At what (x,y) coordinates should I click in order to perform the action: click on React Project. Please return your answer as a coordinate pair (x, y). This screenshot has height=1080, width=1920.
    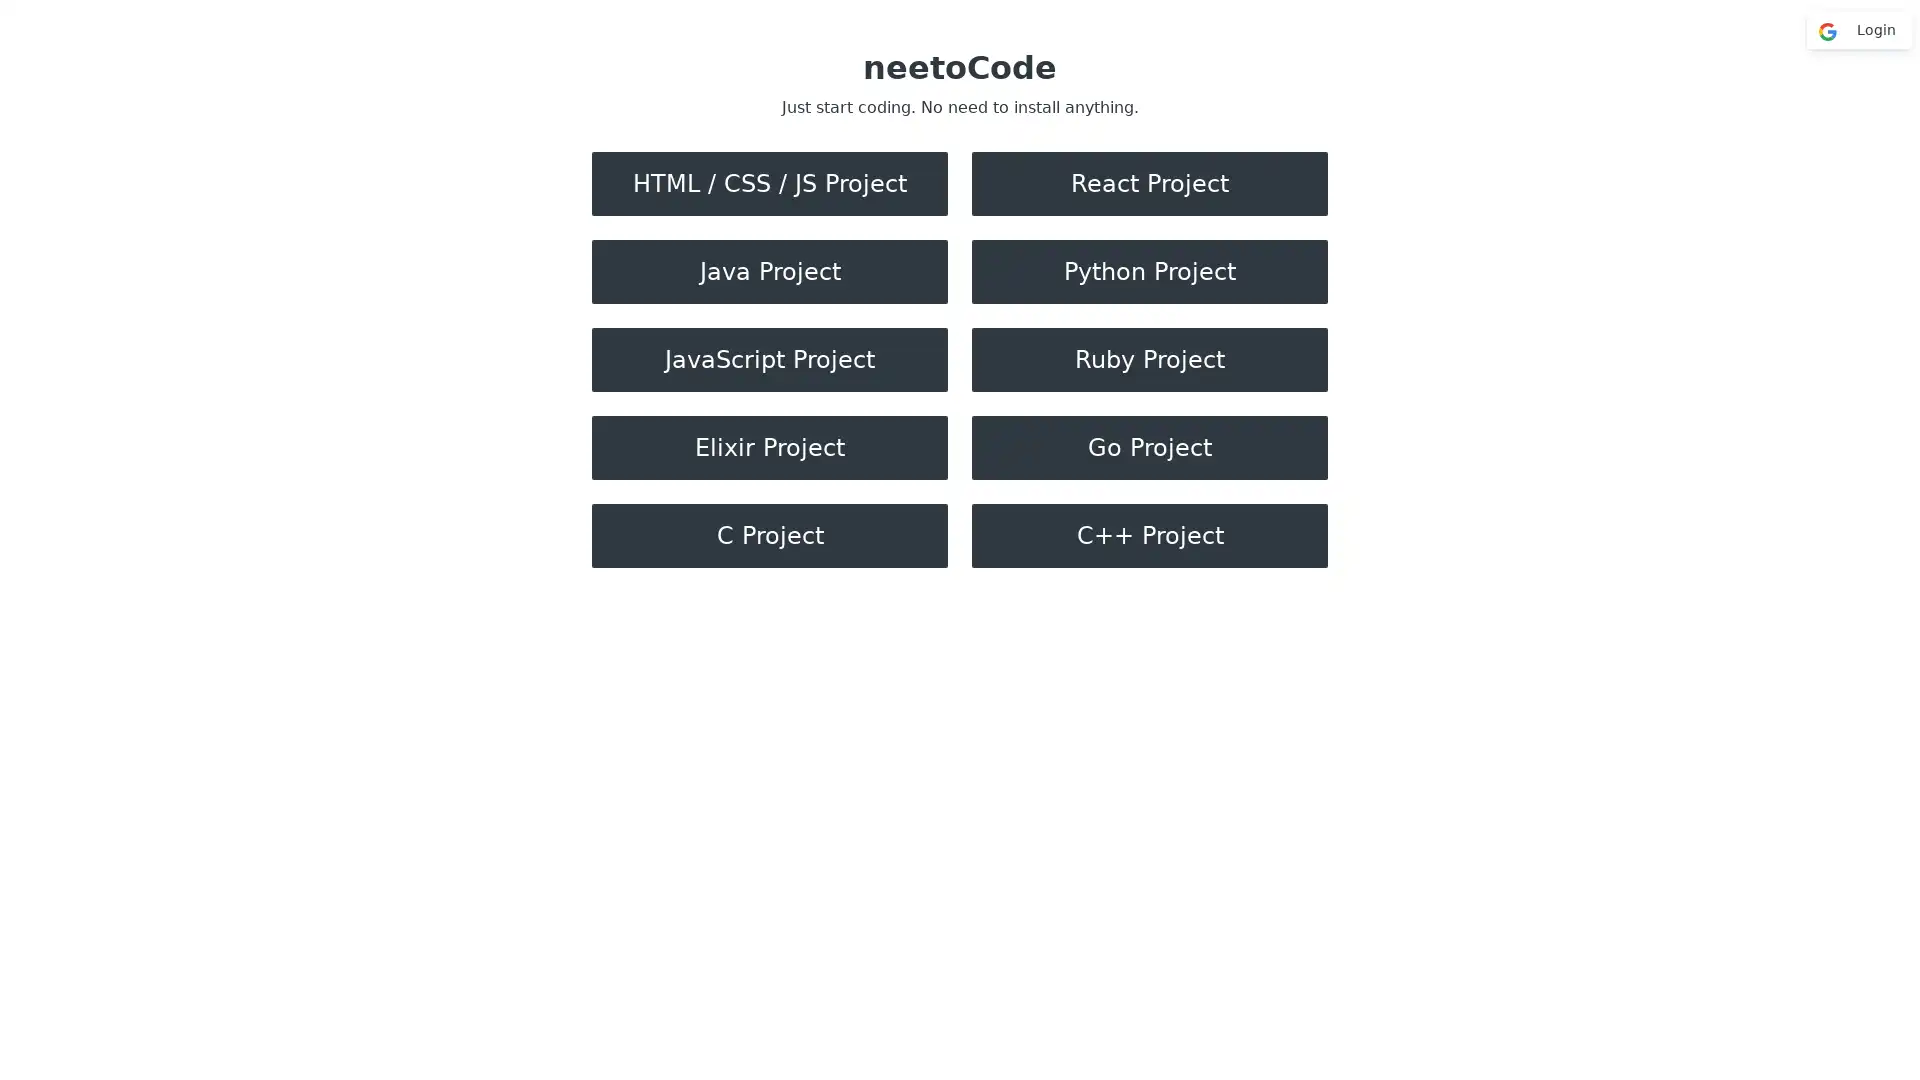
    Looking at the image, I should click on (1150, 184).